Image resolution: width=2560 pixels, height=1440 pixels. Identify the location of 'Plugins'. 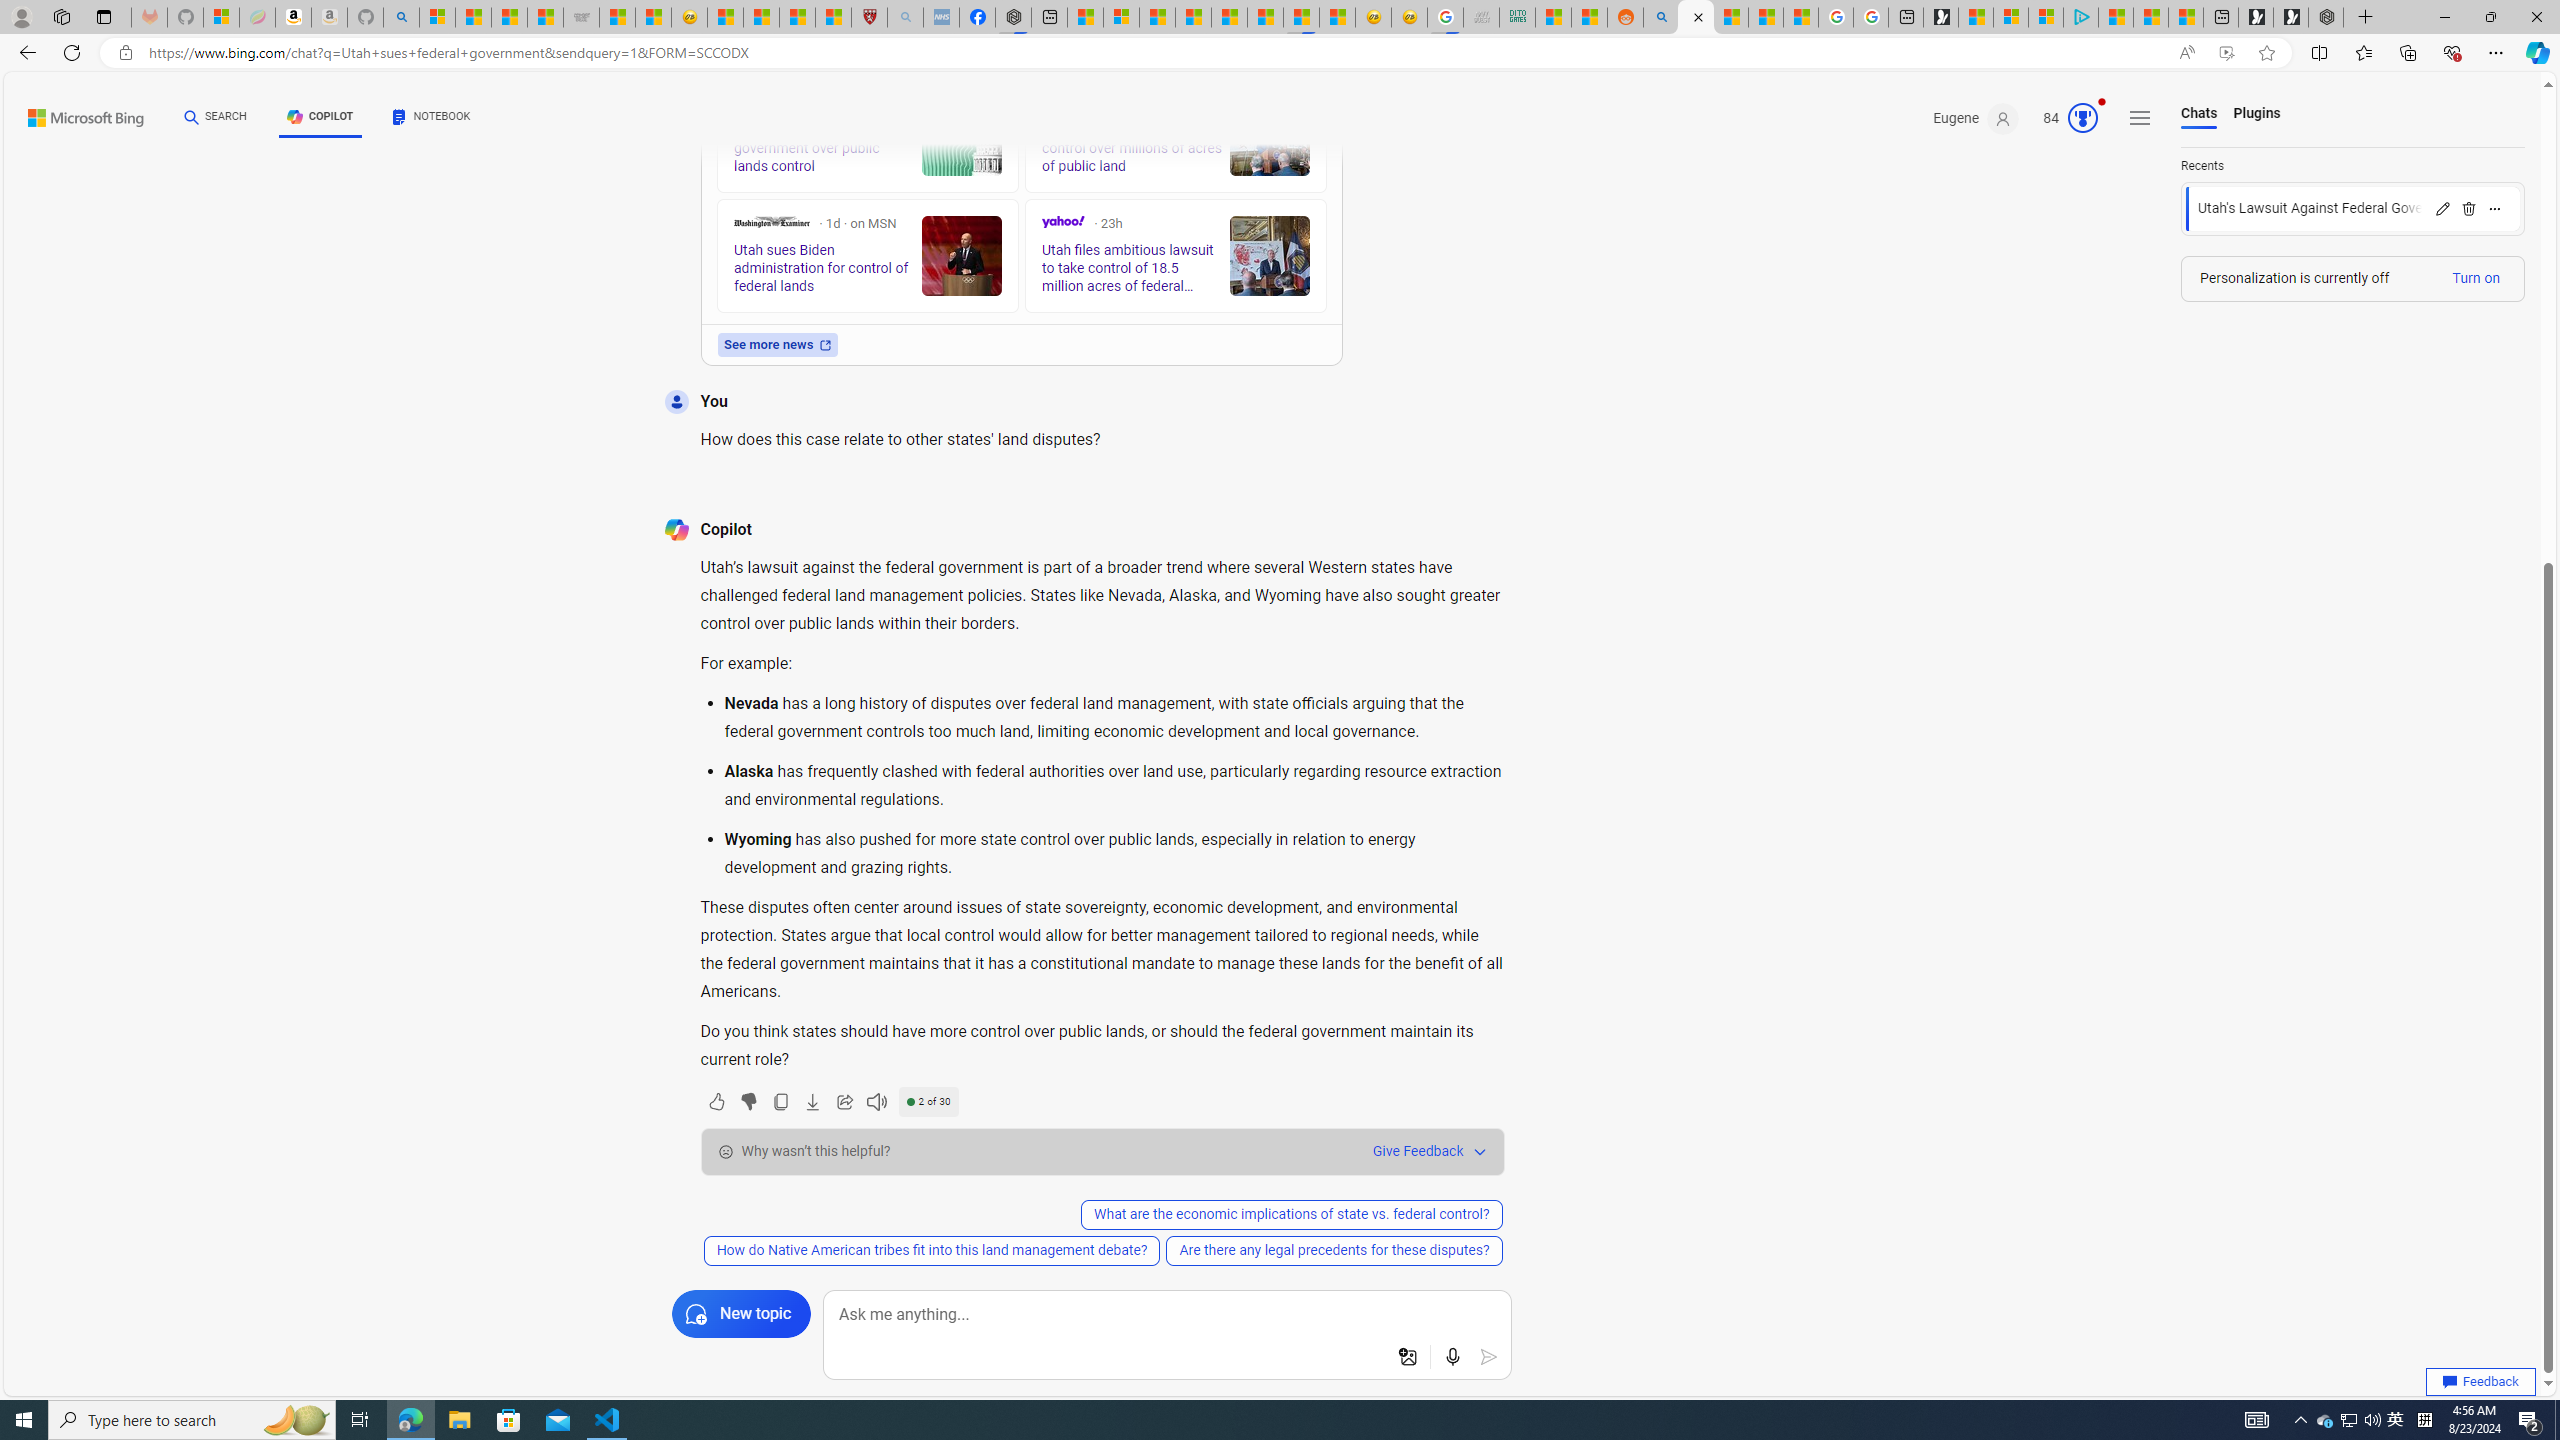
(2255, 114).